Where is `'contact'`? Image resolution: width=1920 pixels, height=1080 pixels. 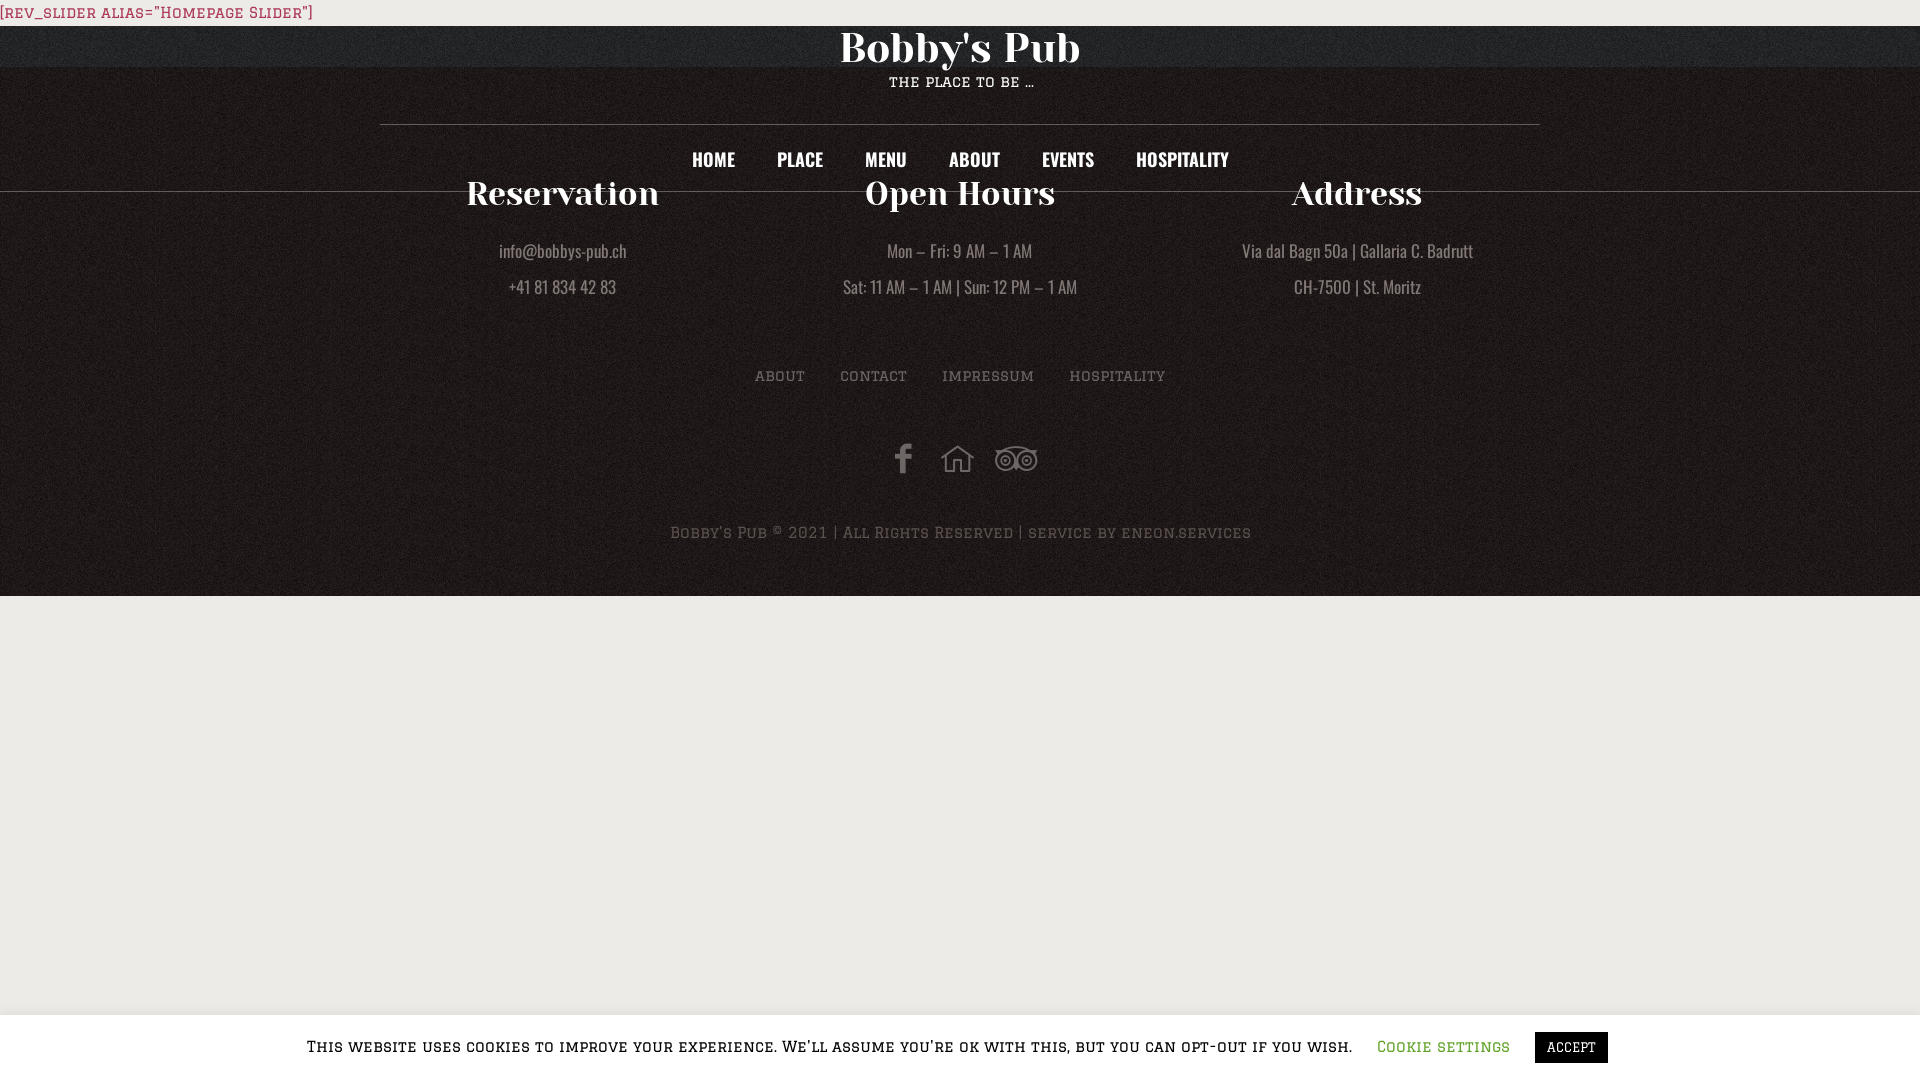
'contact' is located at coordinates (873, 375).